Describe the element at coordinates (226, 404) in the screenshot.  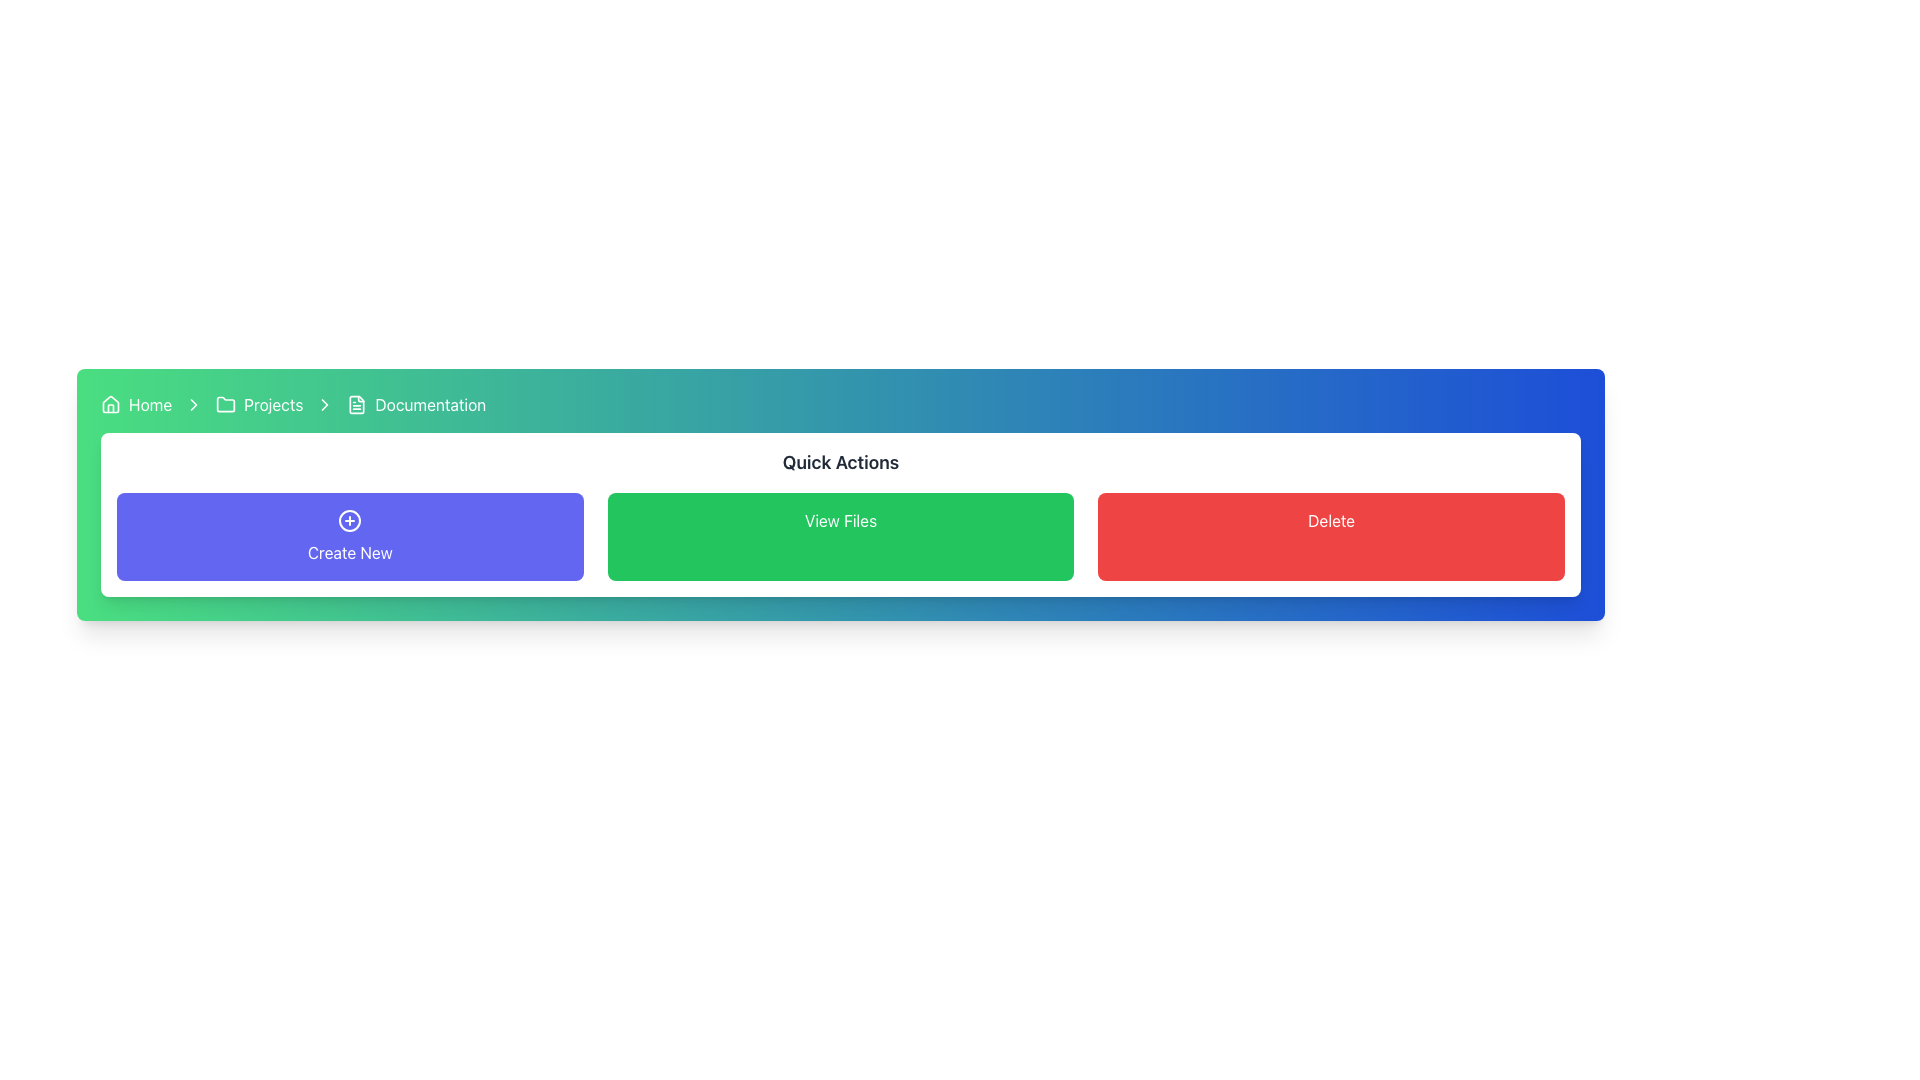
I see `the vibrant green folder icon in the navigation breadcrumb located between the 'Home' icon and the 'Projects' text` at that location.